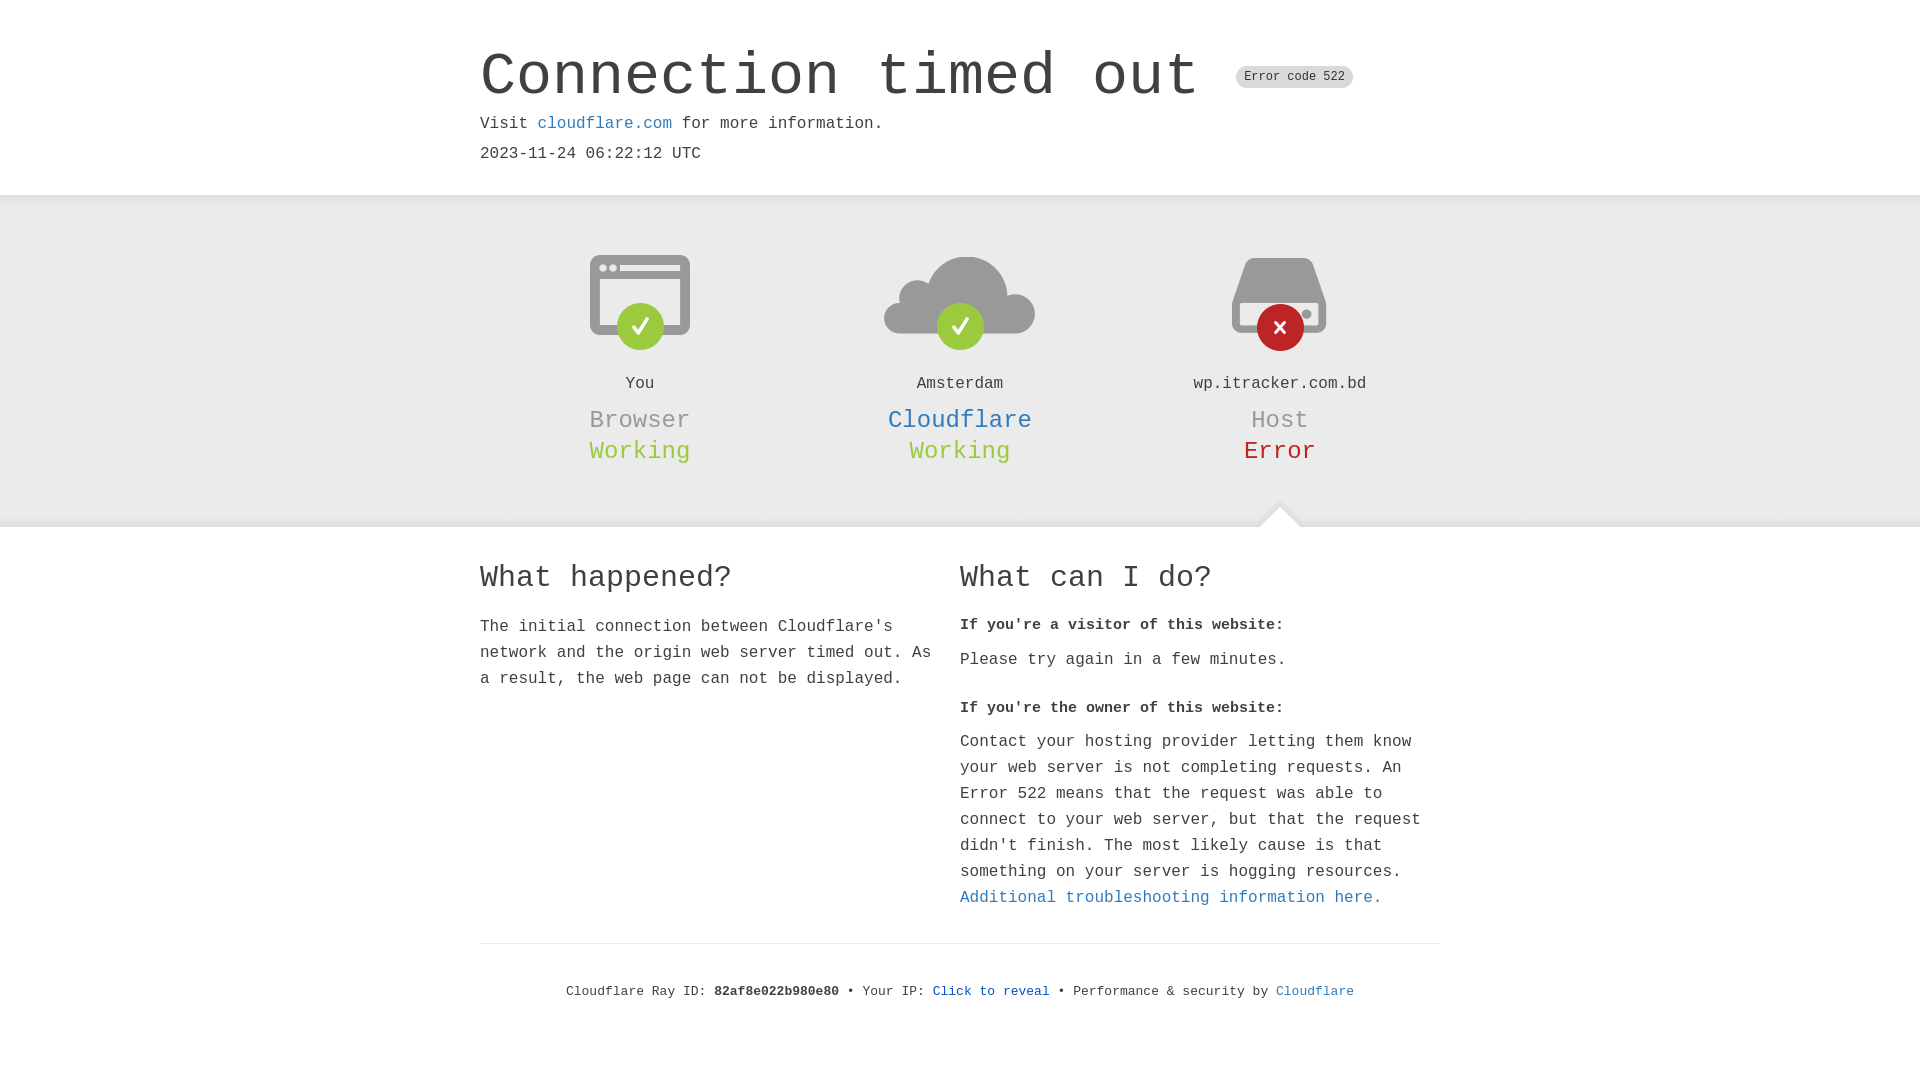 Image resolution: width=1920 pixels, height=1080 pixels. I want to click on 'Cloudflare', so click(887, 419).